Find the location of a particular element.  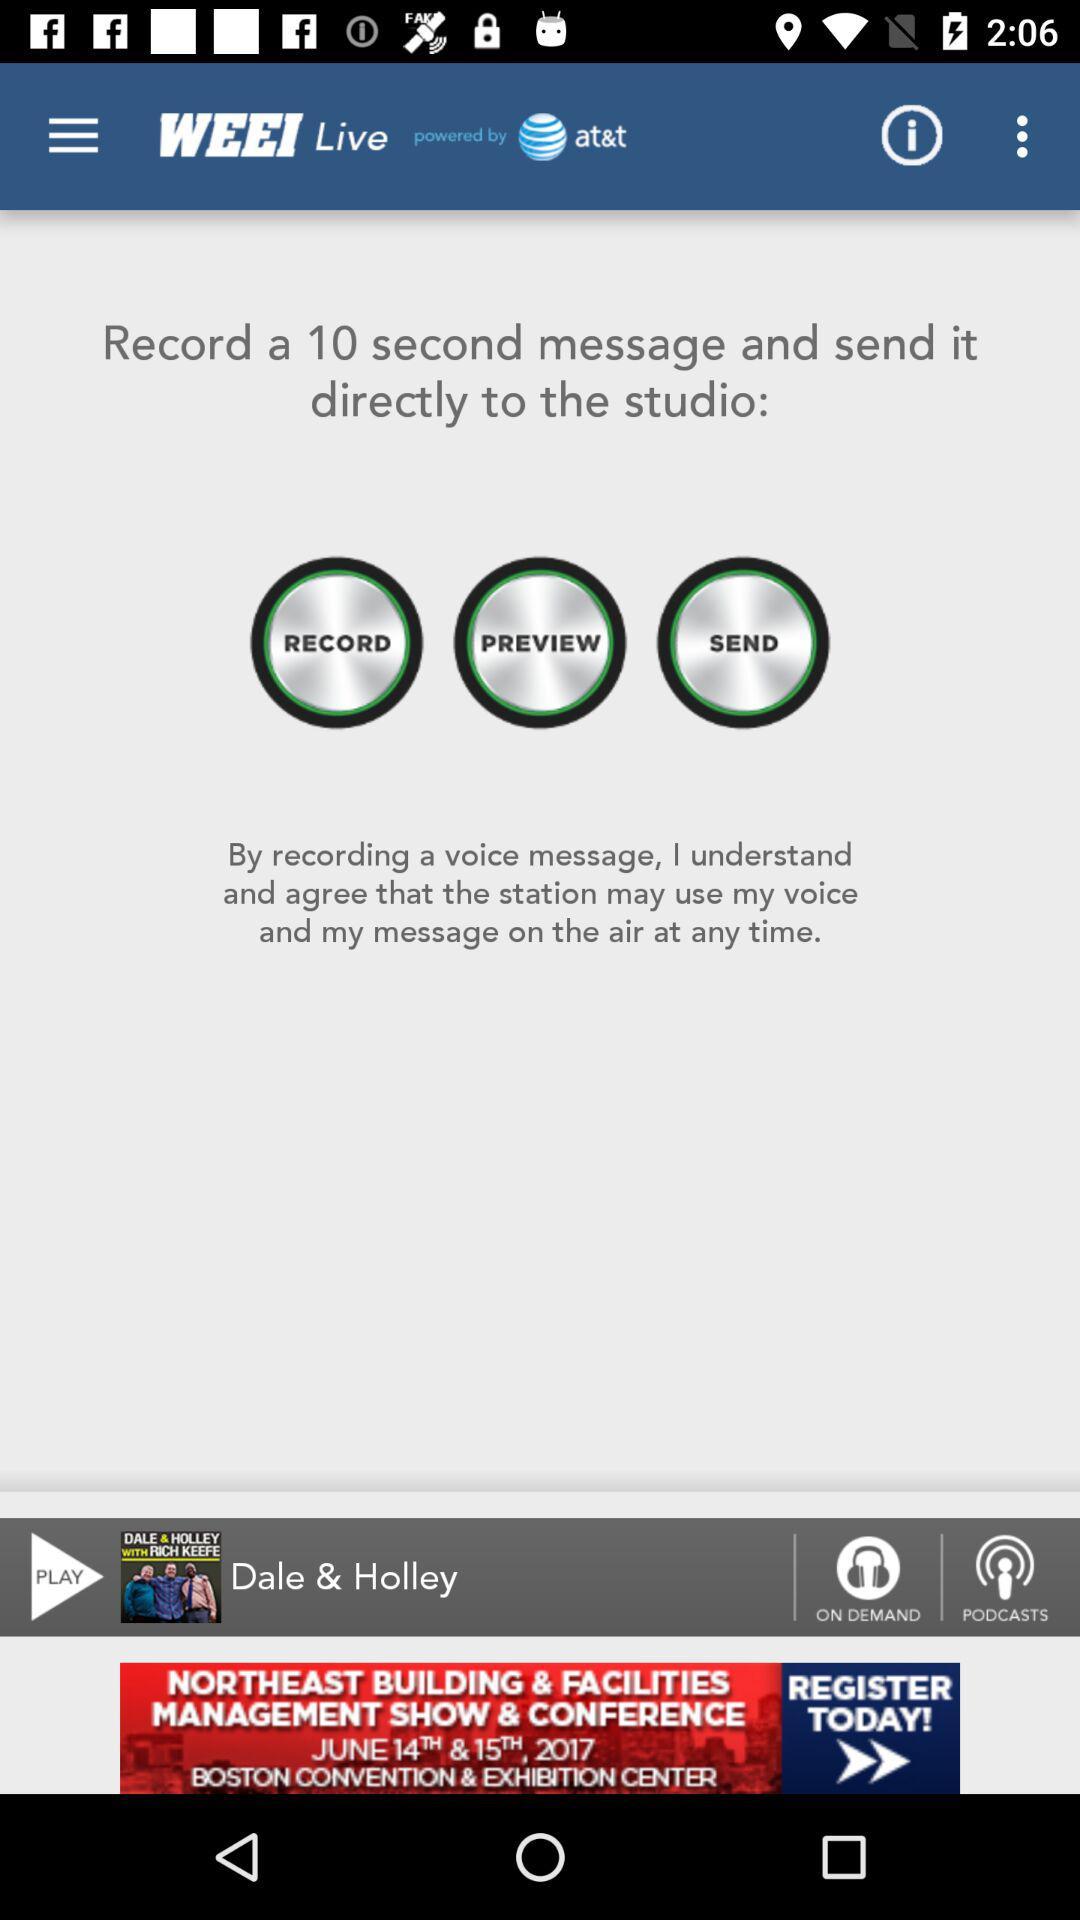

advertisement is located at coordinates (540, 1727).